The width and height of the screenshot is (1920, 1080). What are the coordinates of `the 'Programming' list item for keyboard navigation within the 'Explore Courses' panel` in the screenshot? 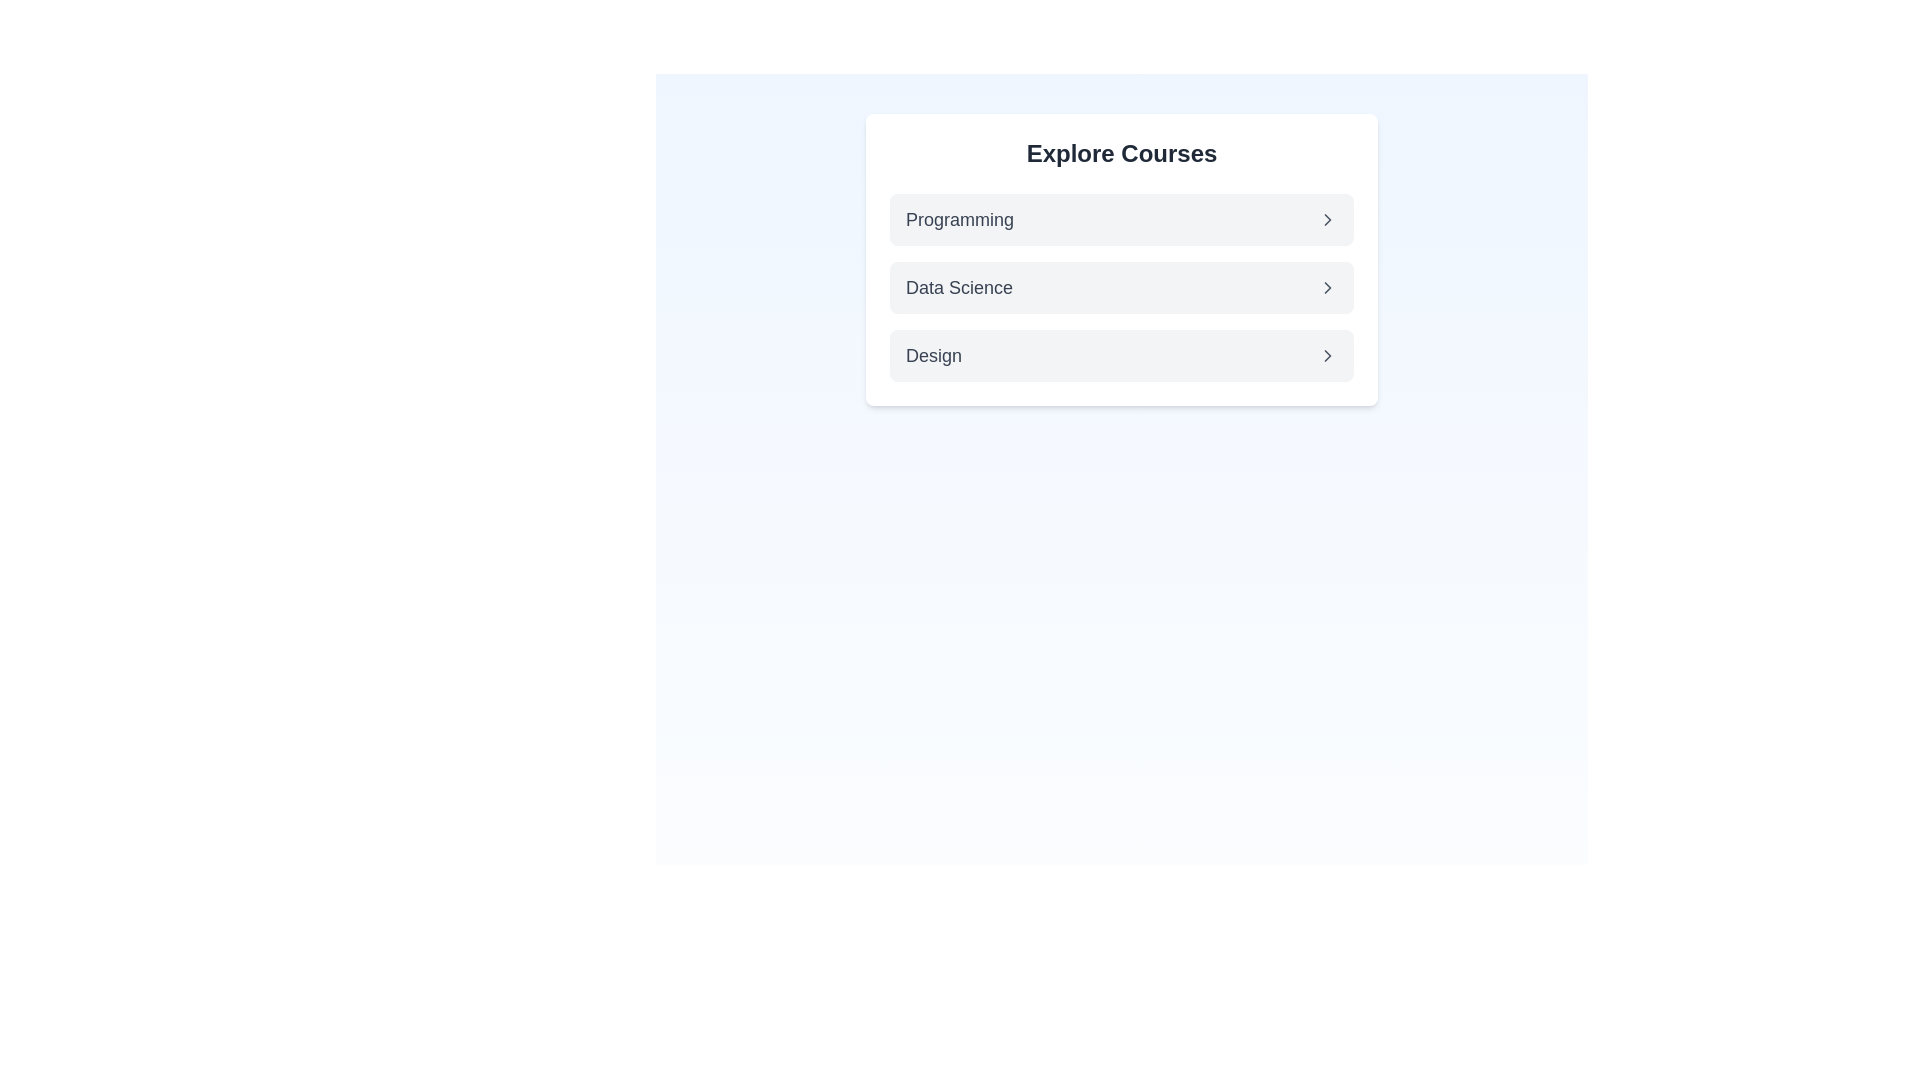 It's located at (1122, 219).